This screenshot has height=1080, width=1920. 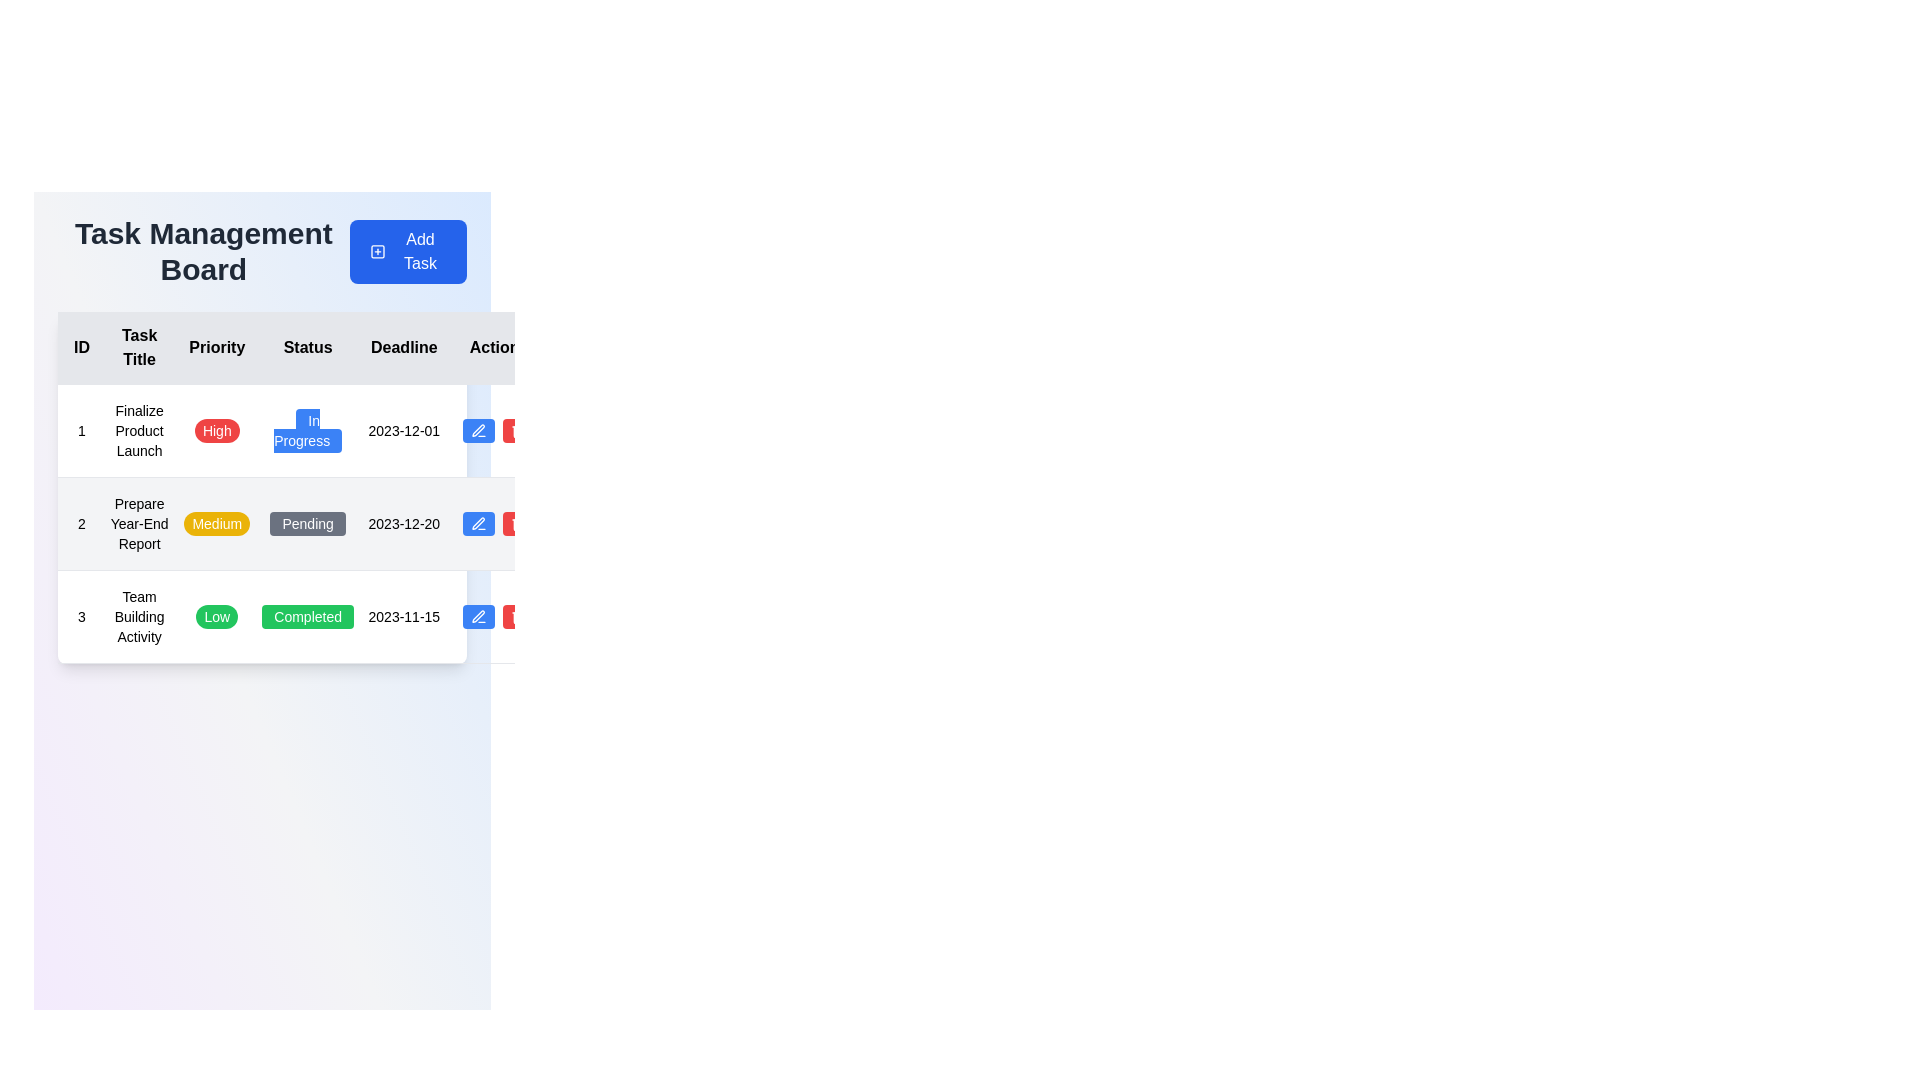 I want to click on the status information represented by the blue label with white text reading 'In Progress', located in the 'Status' column of the first row of the task table, aligned with 'Finalize Product Launch', so click(x=307, y=430).